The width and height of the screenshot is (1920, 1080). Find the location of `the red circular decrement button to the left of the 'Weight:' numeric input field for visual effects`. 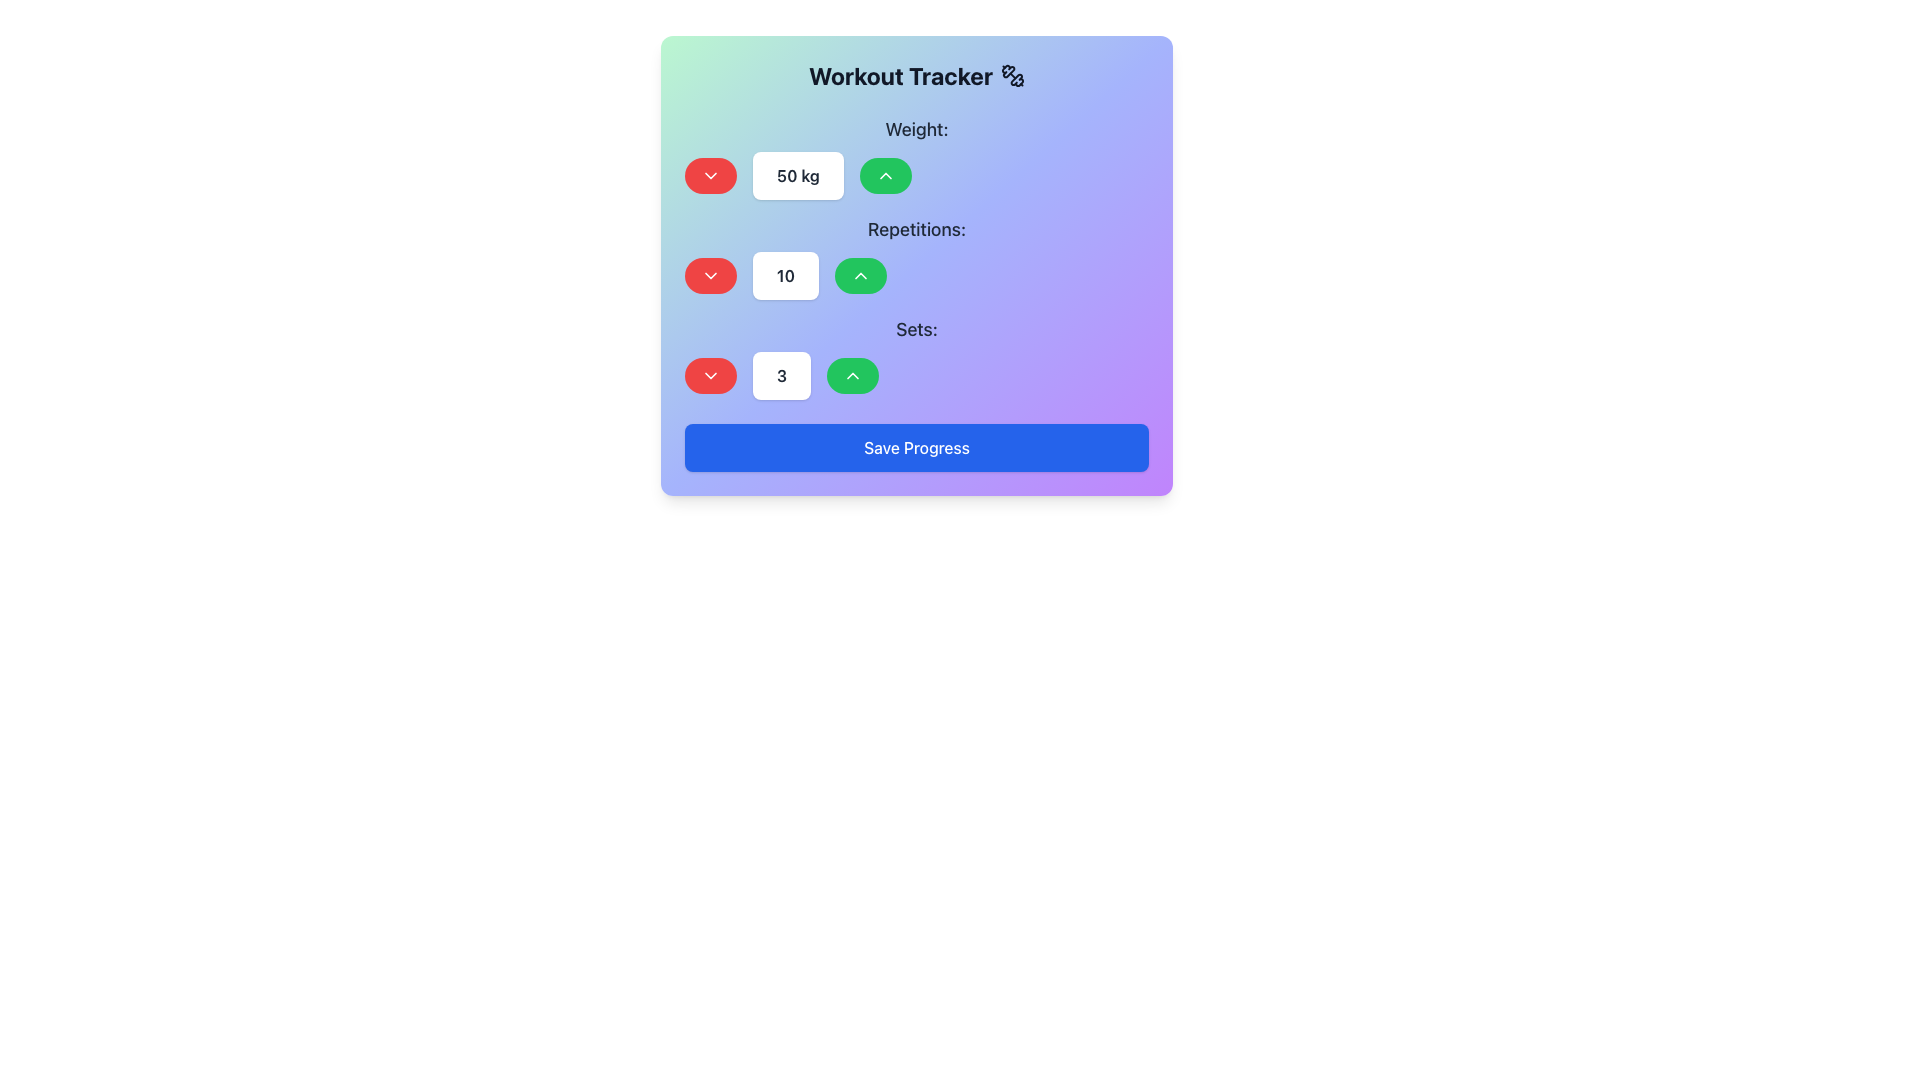

the red circular decrement button to the left of the 'Weight:' numeric input field for visual effects is located at coordinates (710, 175).